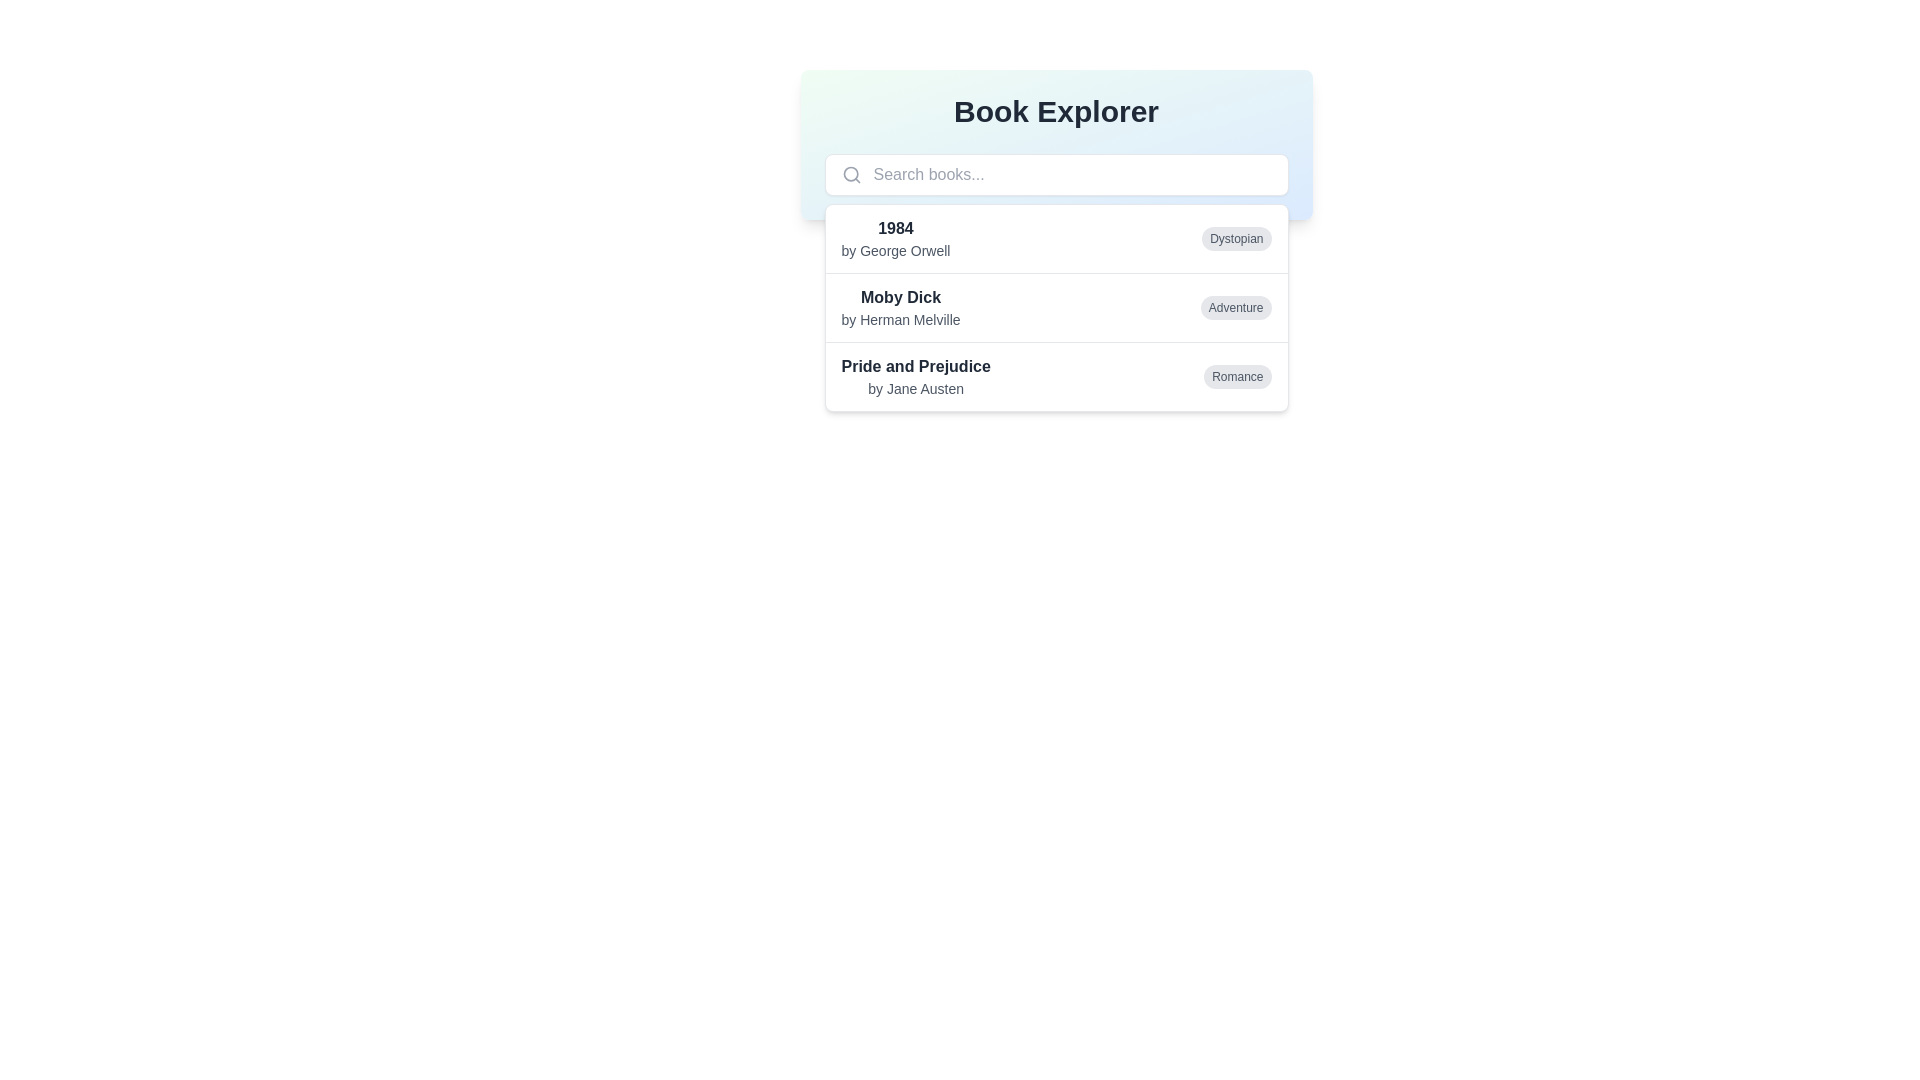  I want to click on the information card displaying details about the book '1984', which is the topmost entry, so click(1055, 238).